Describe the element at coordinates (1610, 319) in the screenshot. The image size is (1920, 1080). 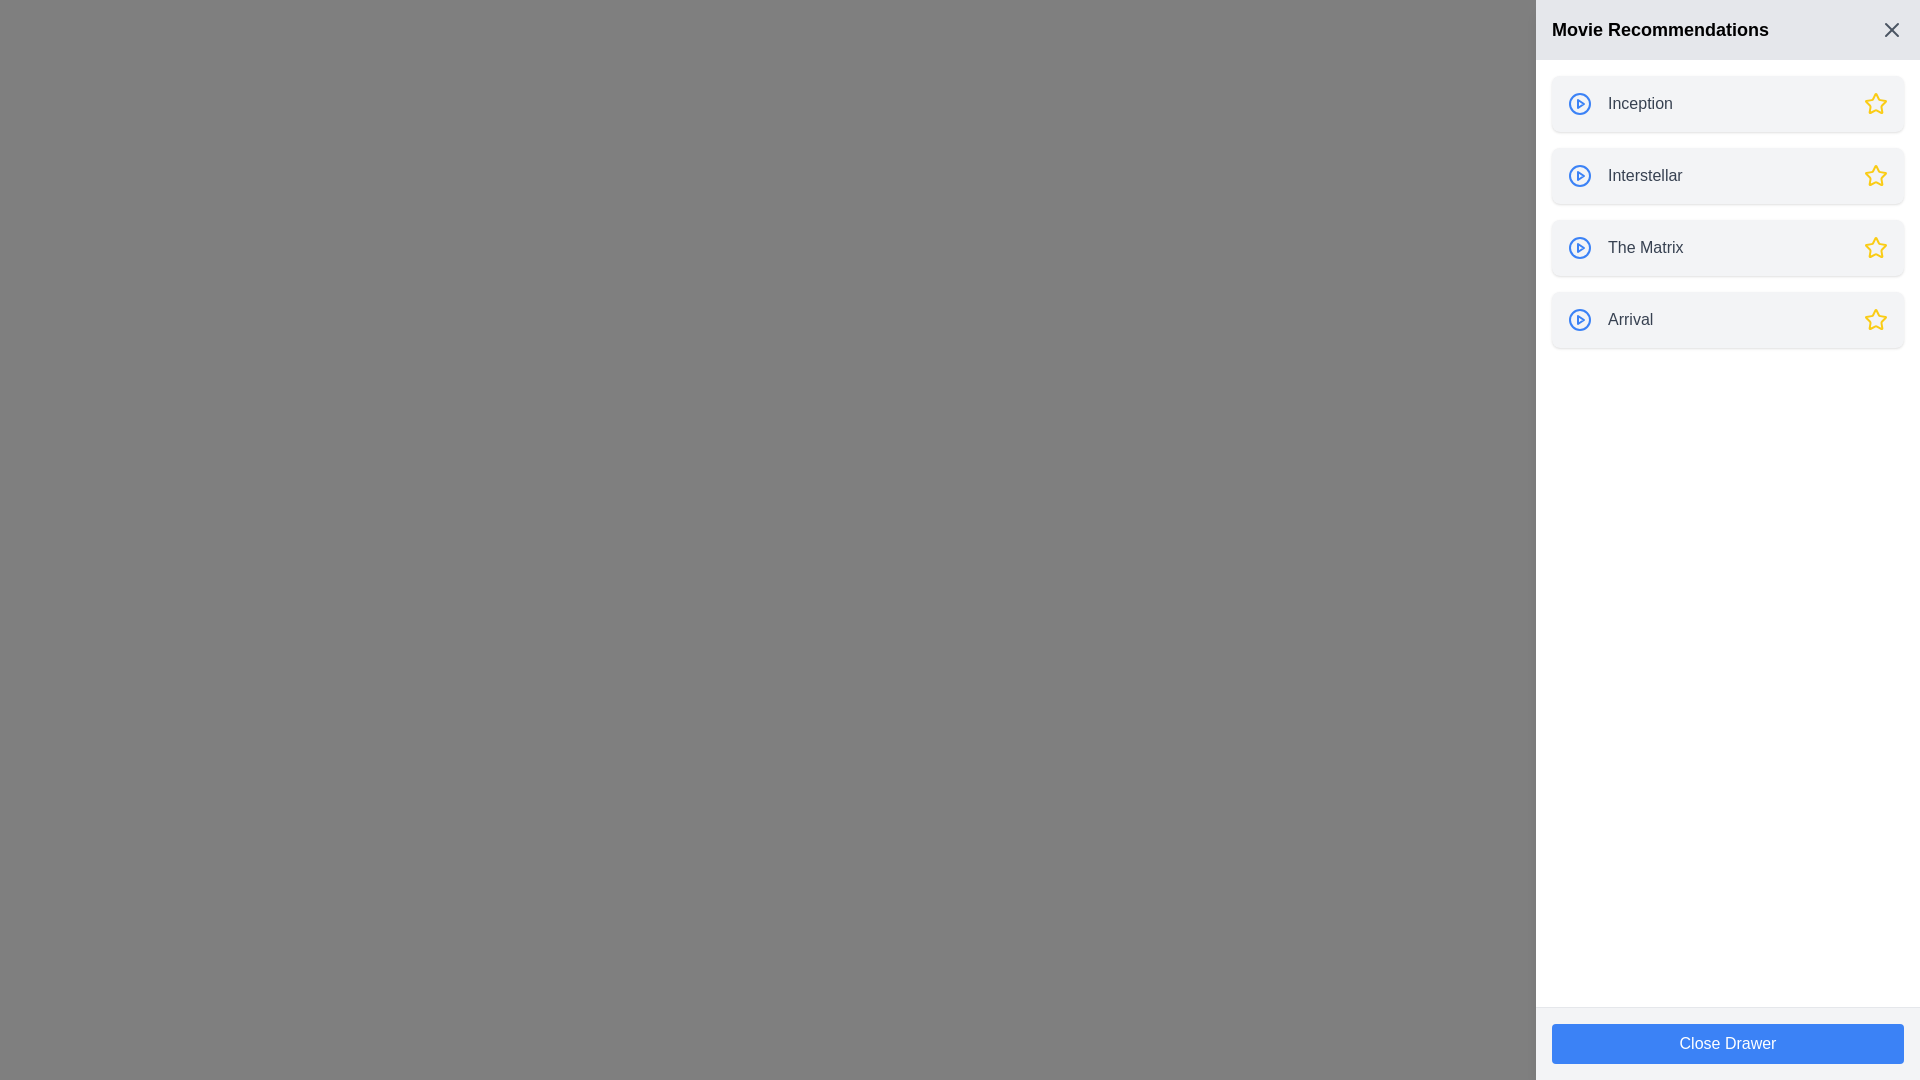
I see `the play icon in the fourth row of the 'Movie Recommendations' panel to play the movie 'Arrival'` at that location.